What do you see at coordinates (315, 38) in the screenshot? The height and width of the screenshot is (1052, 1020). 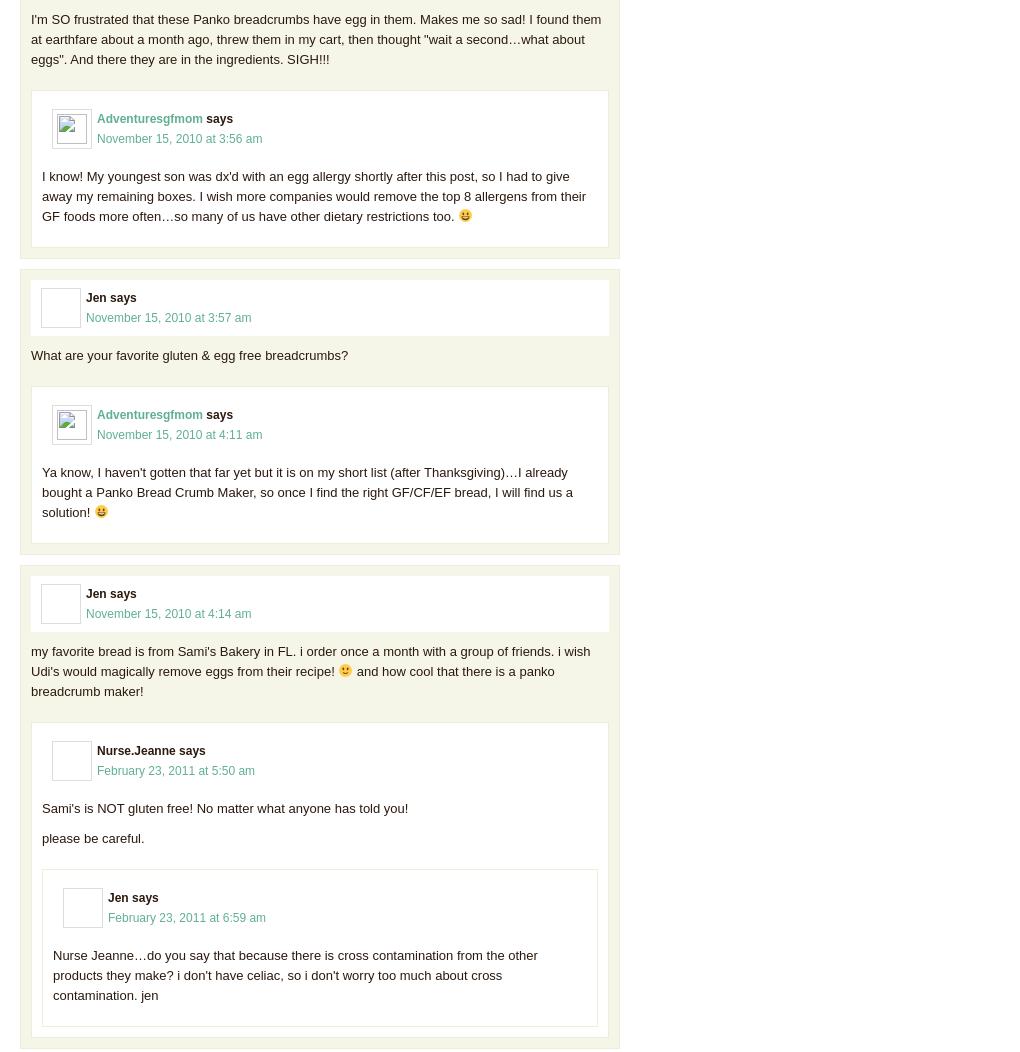 I see `'I'm SO frustrated that these Panko breadcrumbs have egg in them.  Makes me so sad!  I found them at earthfare about a month ago, threw them in my cart, then thought "wait a second…what about eggs".  And there they are in the ingredients.  SIGH!!!'` at bounding box center [315, 38].